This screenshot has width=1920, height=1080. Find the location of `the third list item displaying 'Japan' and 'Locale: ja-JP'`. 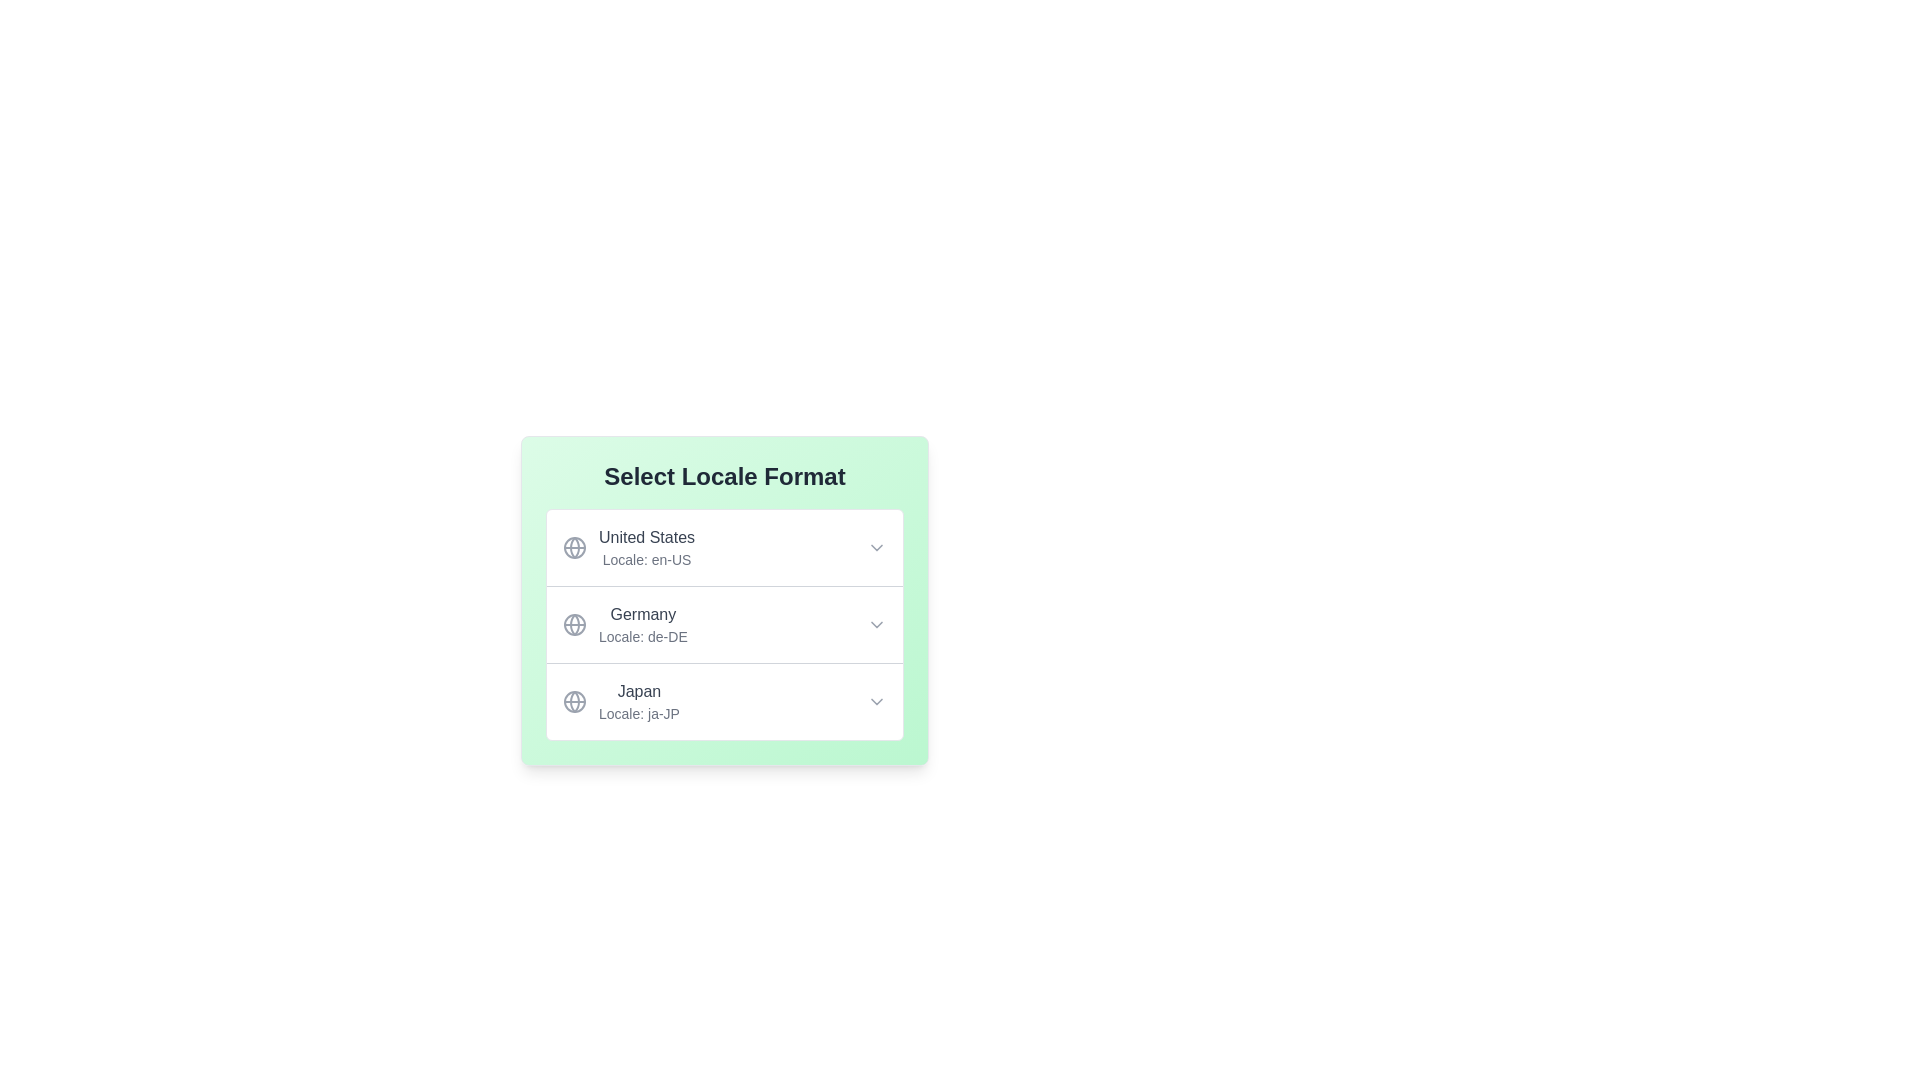

the third list item displaying 'Japan' and 'Locale: ja-JP' is located at coordinates (723, 700).